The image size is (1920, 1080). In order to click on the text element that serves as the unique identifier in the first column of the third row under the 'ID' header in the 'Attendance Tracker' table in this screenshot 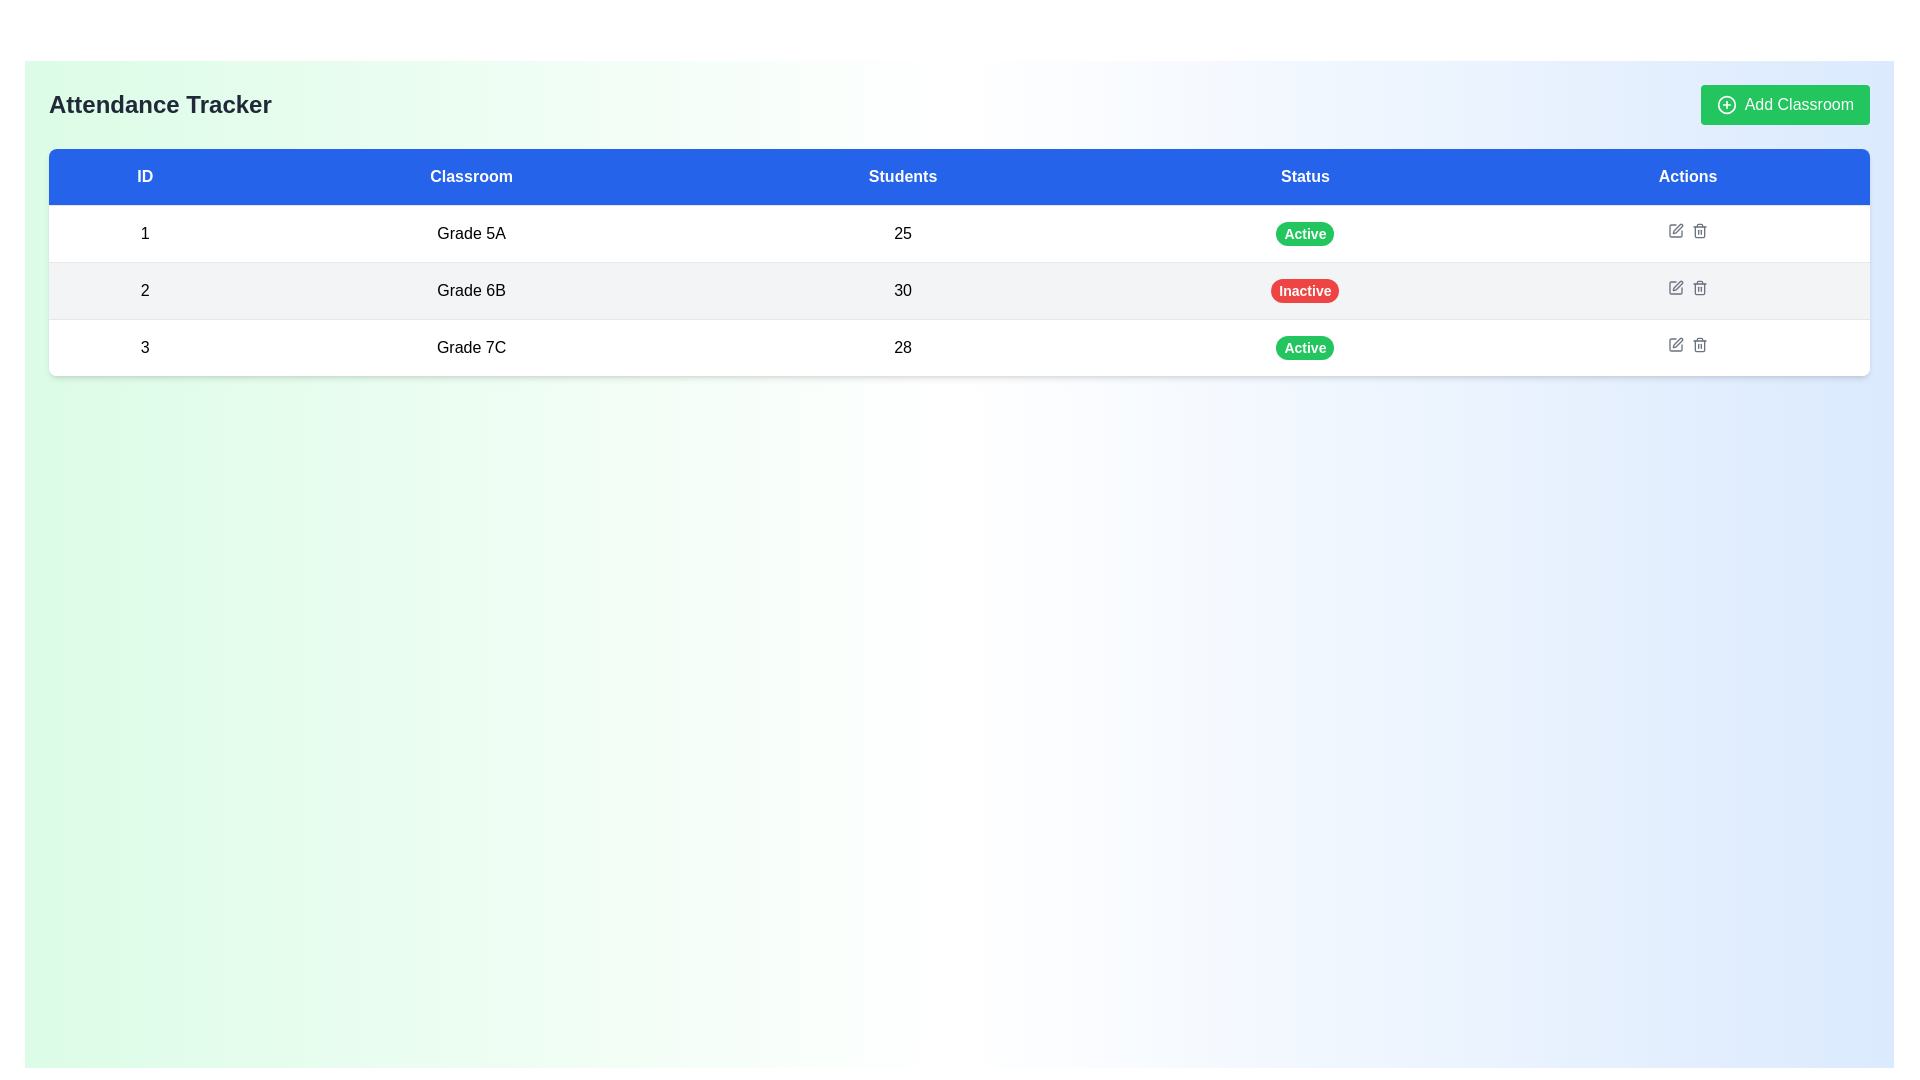, I will do `click(144, 346)`.